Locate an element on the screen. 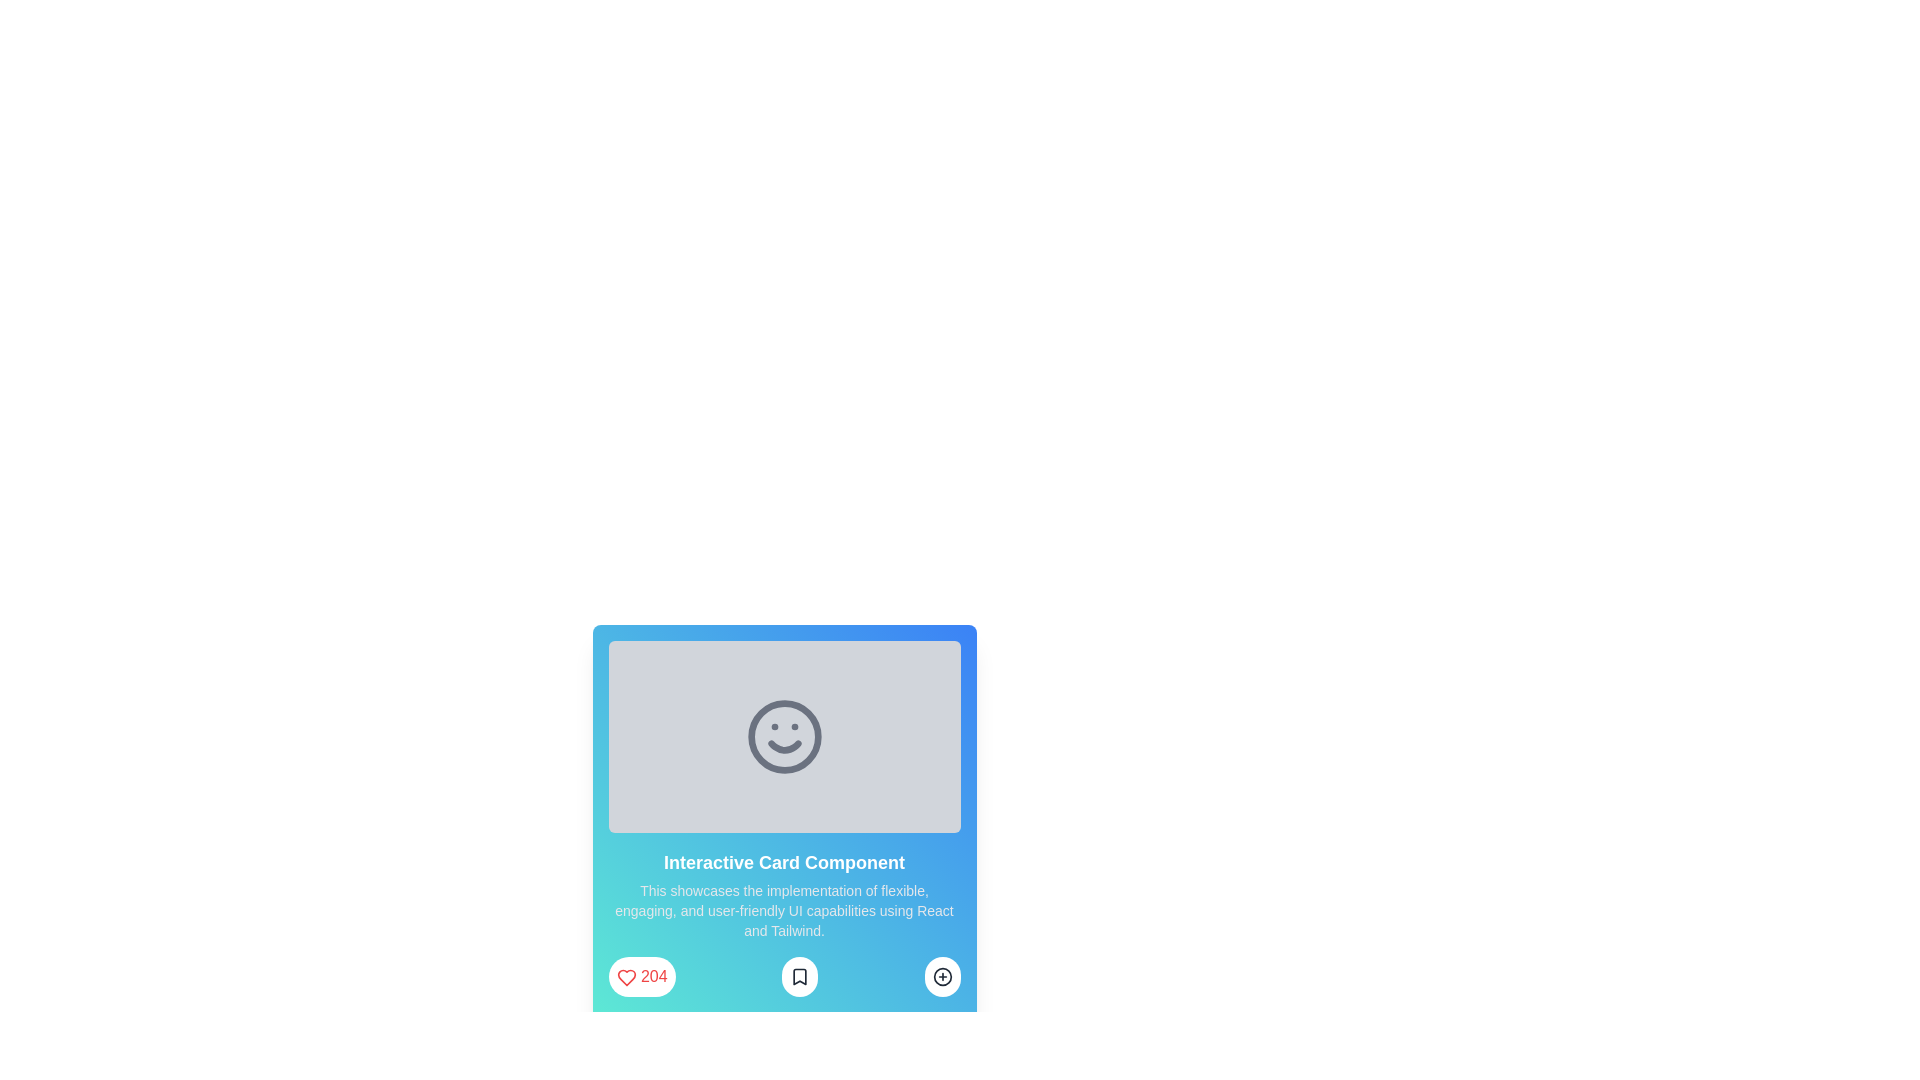 This screenshot has width=1920, height=1080. the decorative SVG circle element in the central facial area of the smiley face icon is located at coordinates (783, 736).